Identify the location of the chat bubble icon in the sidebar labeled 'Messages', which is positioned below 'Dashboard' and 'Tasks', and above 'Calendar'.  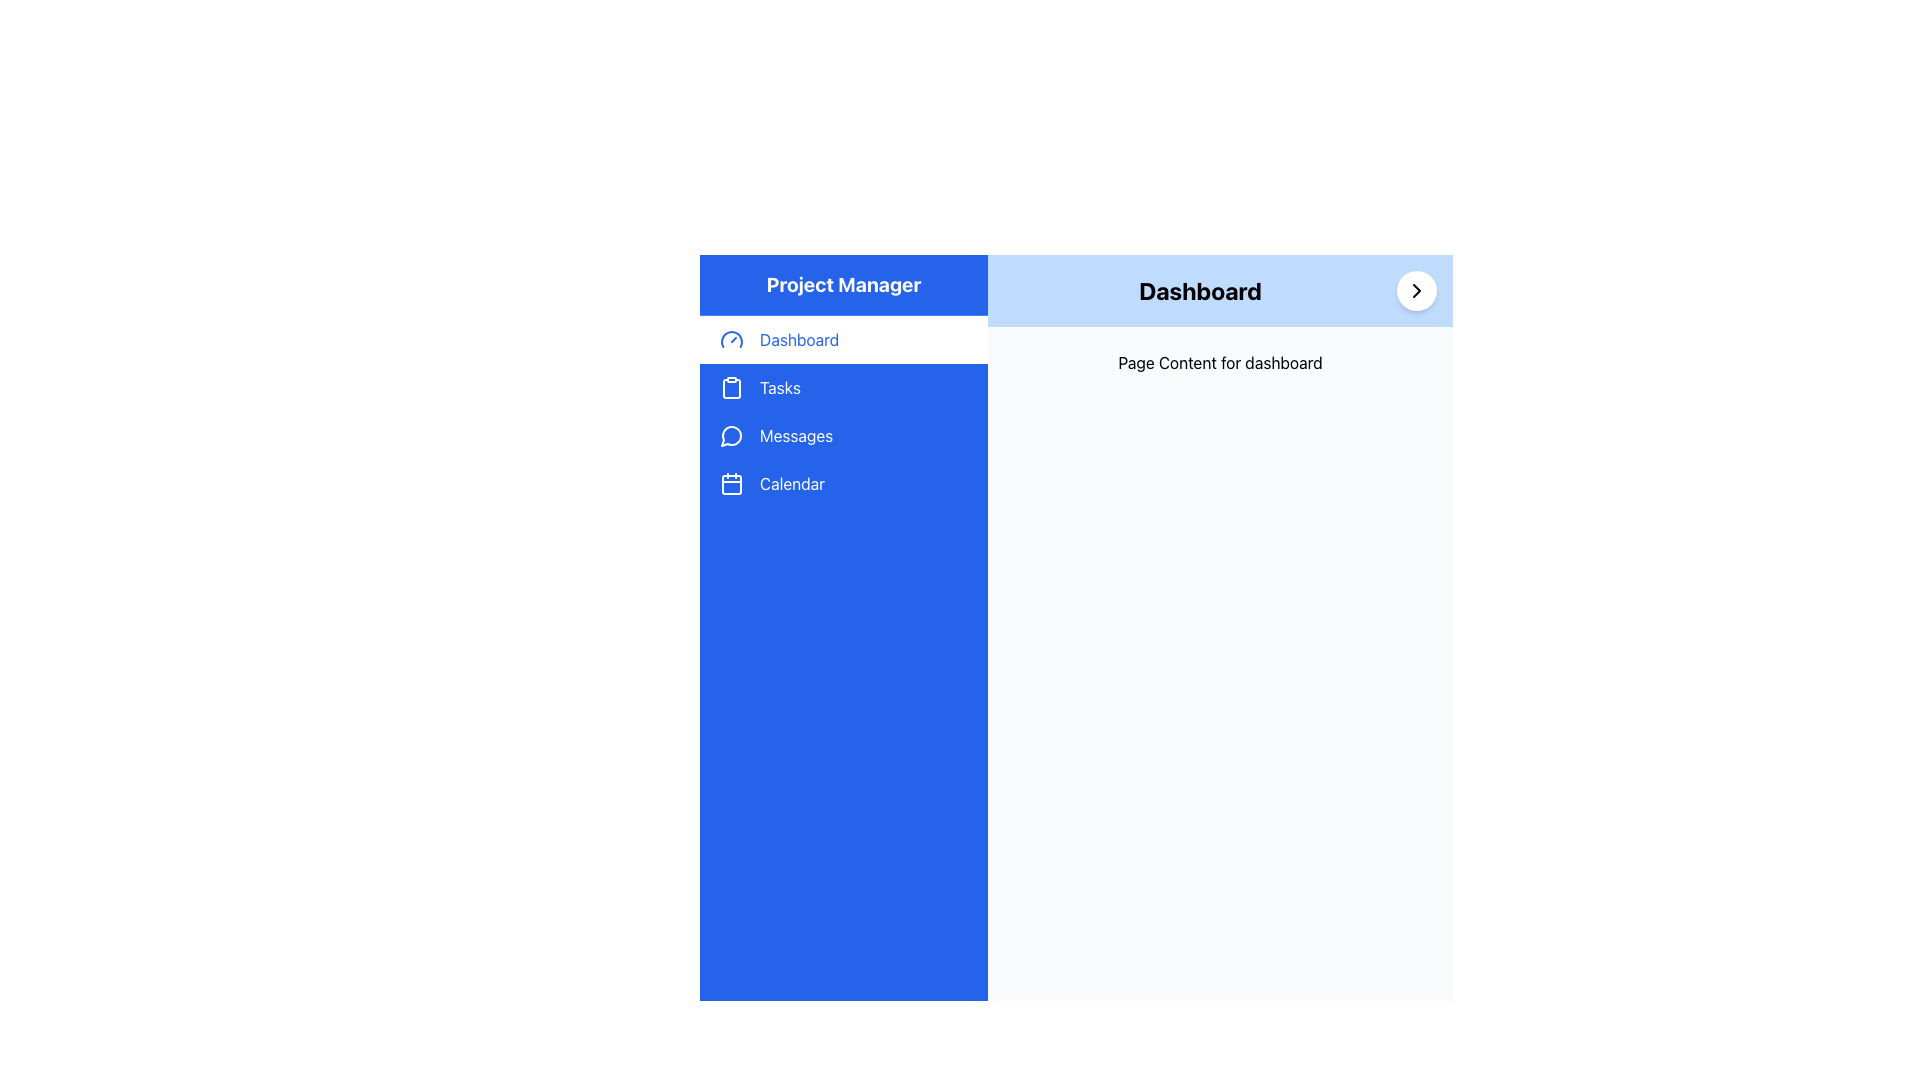
(730, 435).